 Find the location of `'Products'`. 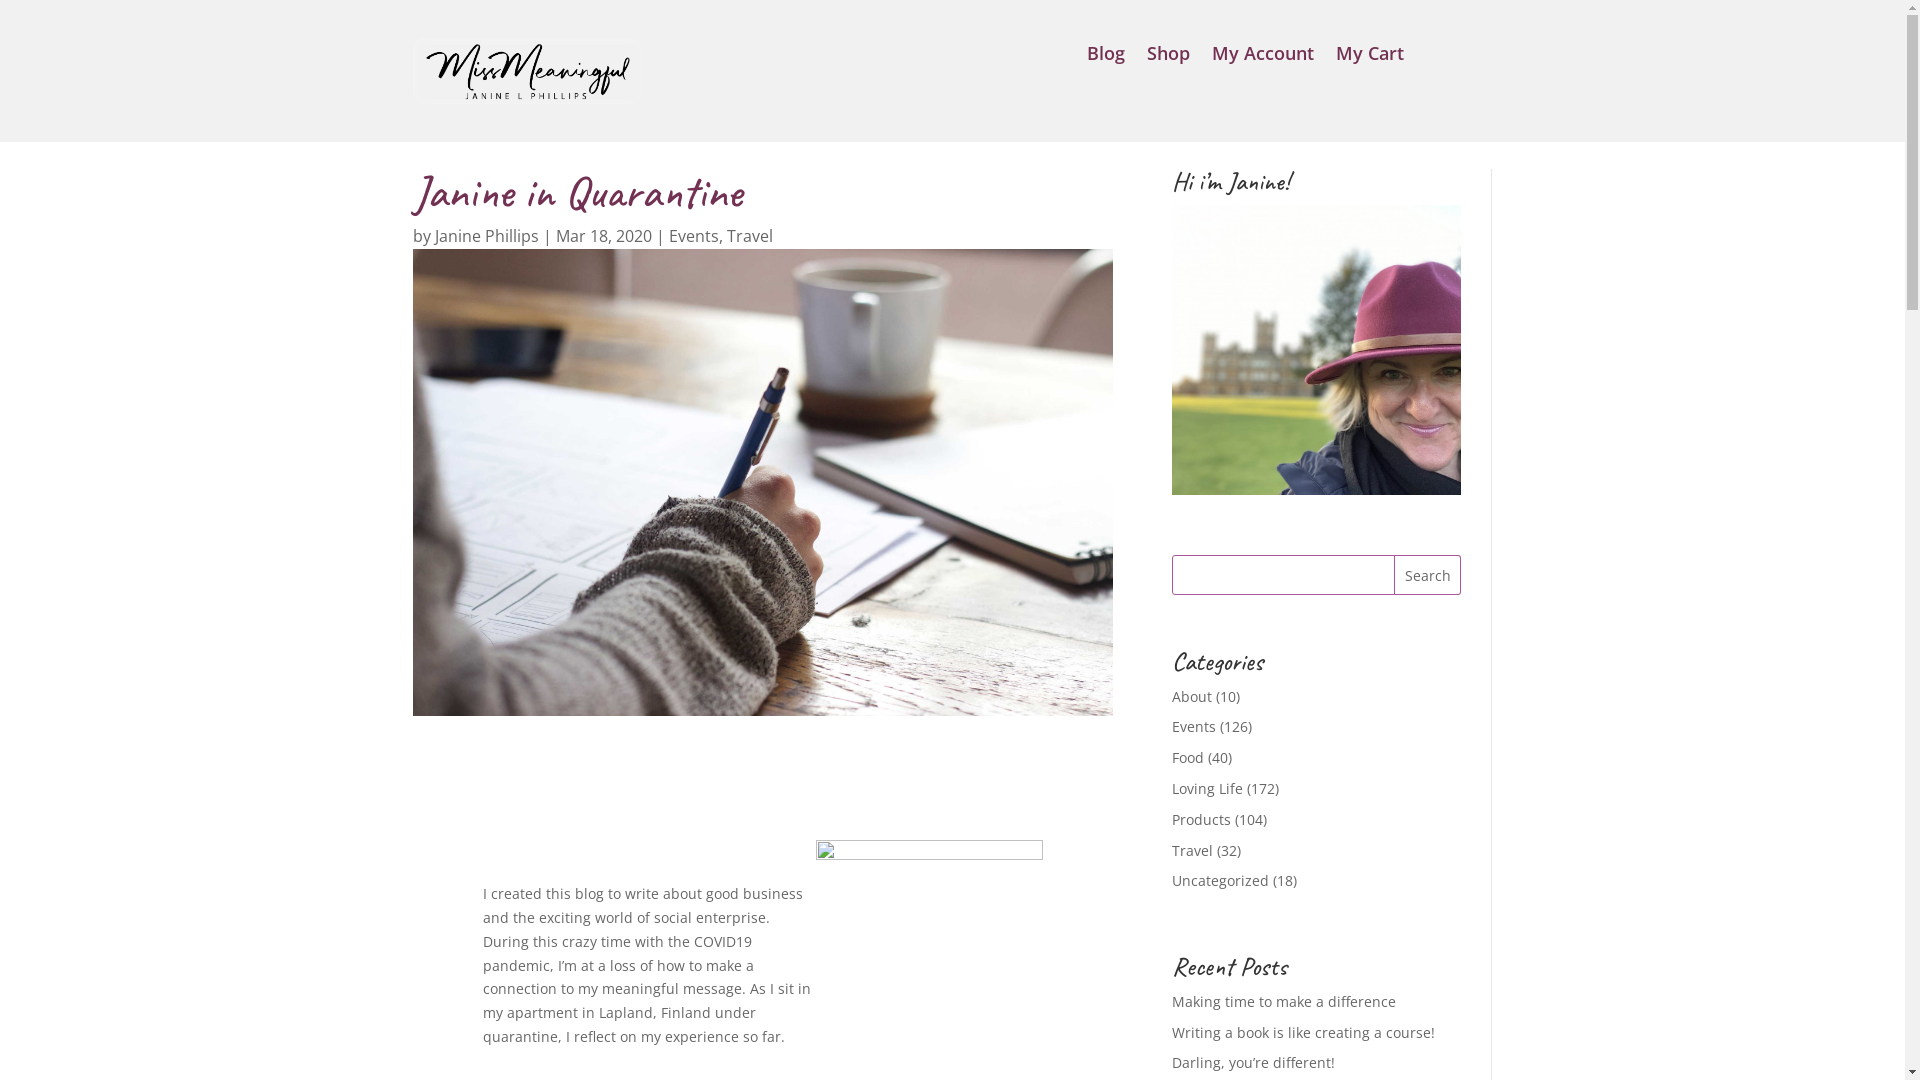

'Products' is located at coordinates (1171, 819).